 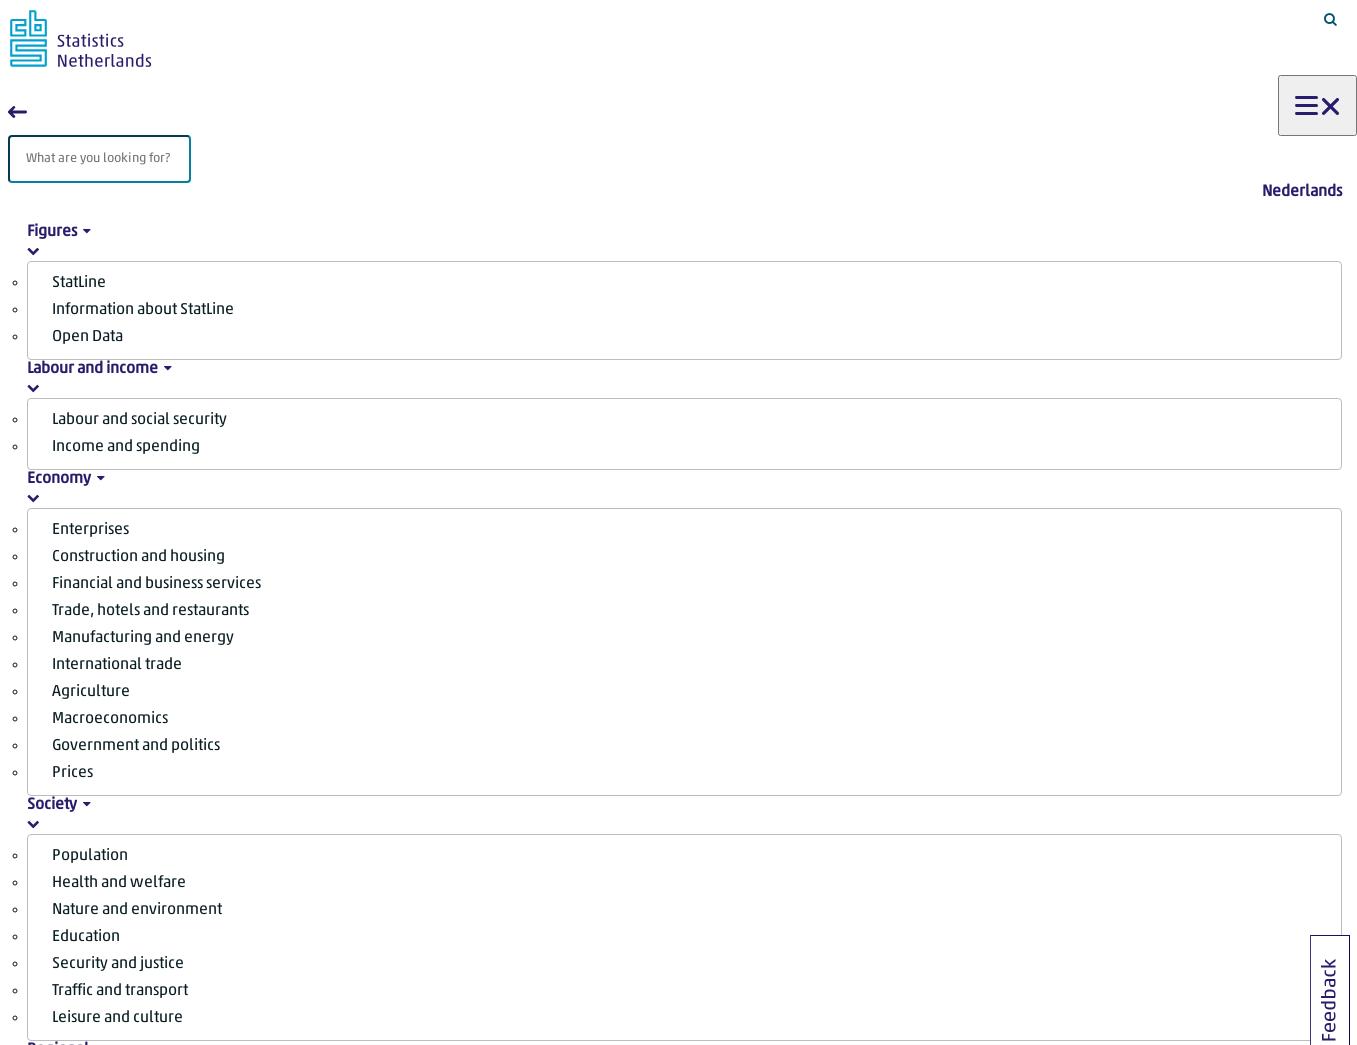 I want to click on 'Open Data', so click(x=87, y=337).